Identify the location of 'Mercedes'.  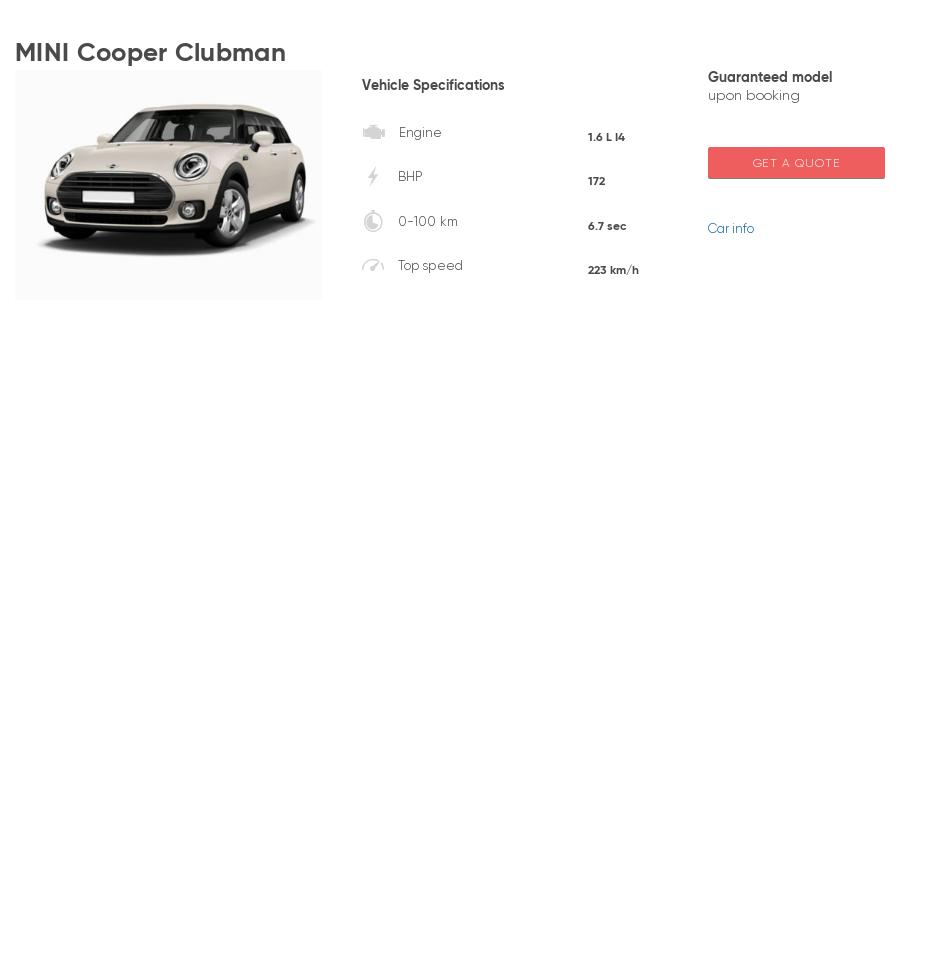
(799, 298).